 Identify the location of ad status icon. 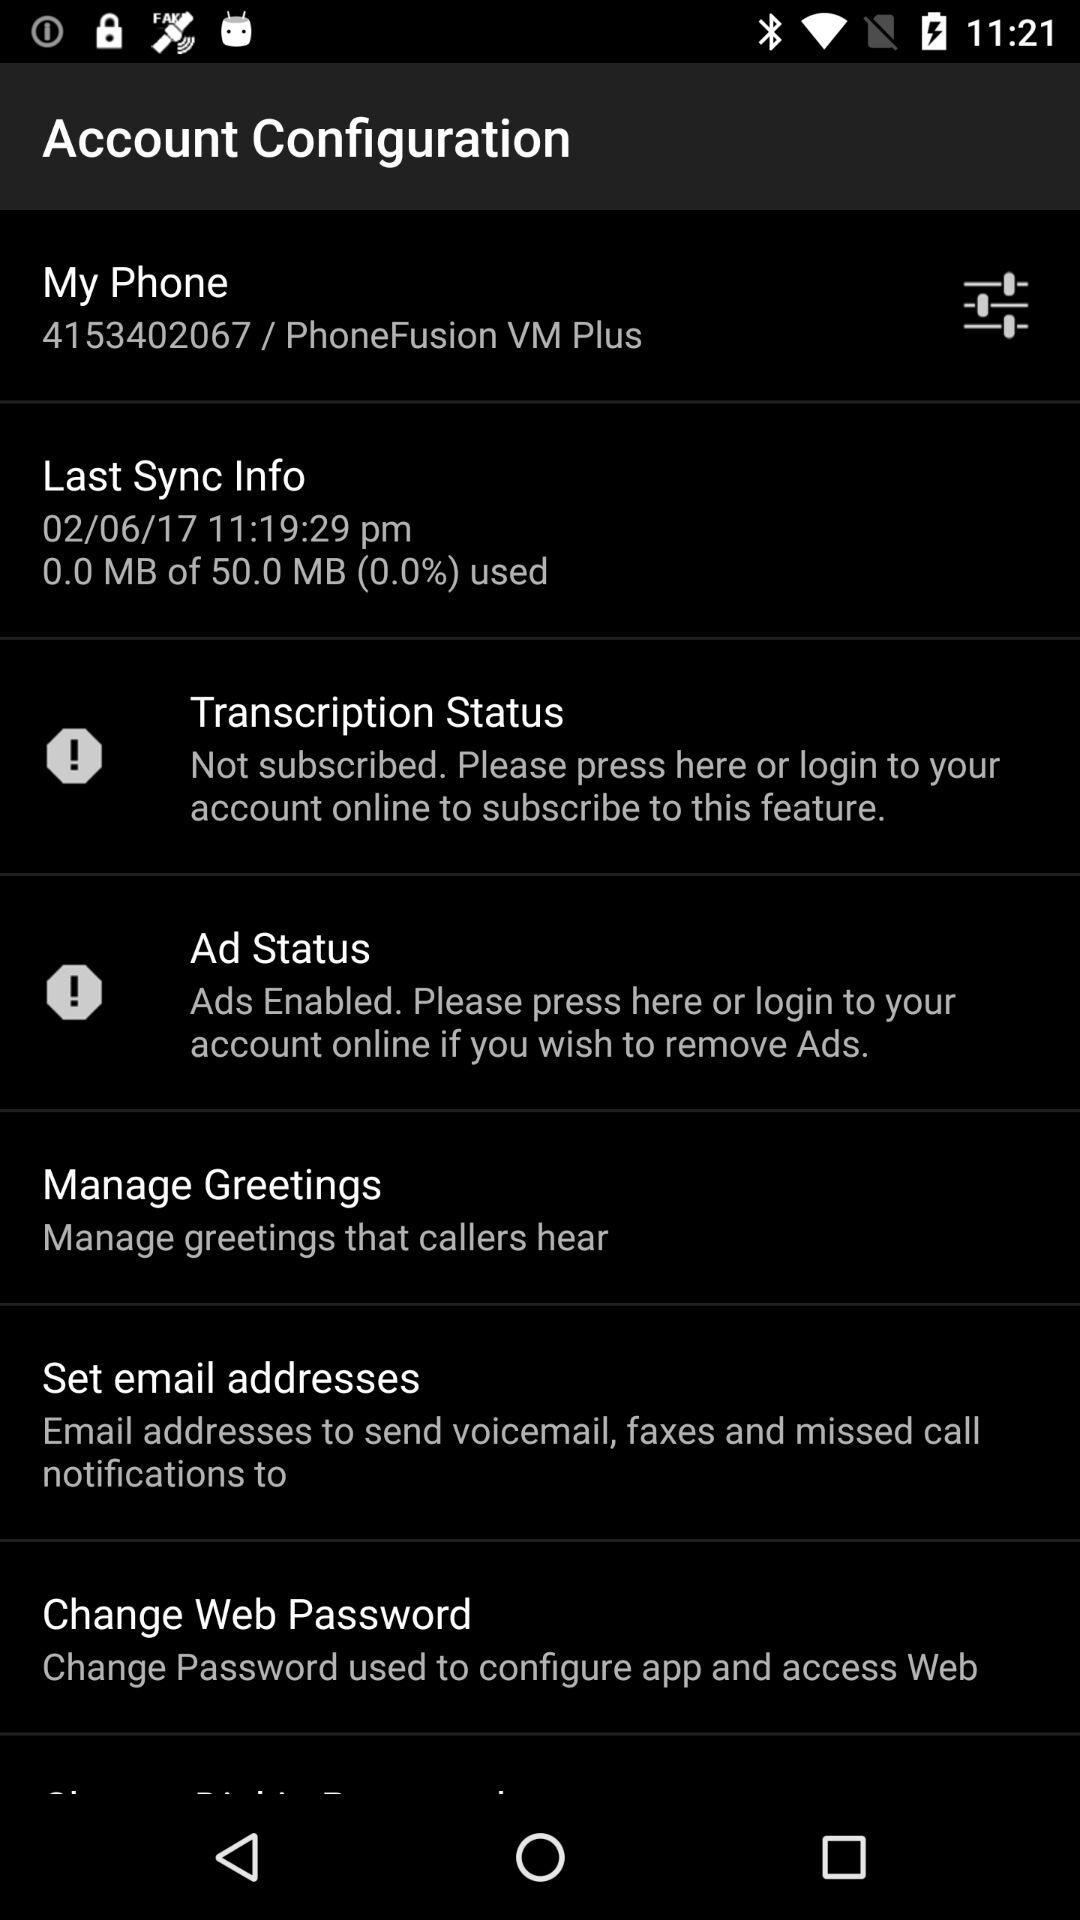
(280, 945).